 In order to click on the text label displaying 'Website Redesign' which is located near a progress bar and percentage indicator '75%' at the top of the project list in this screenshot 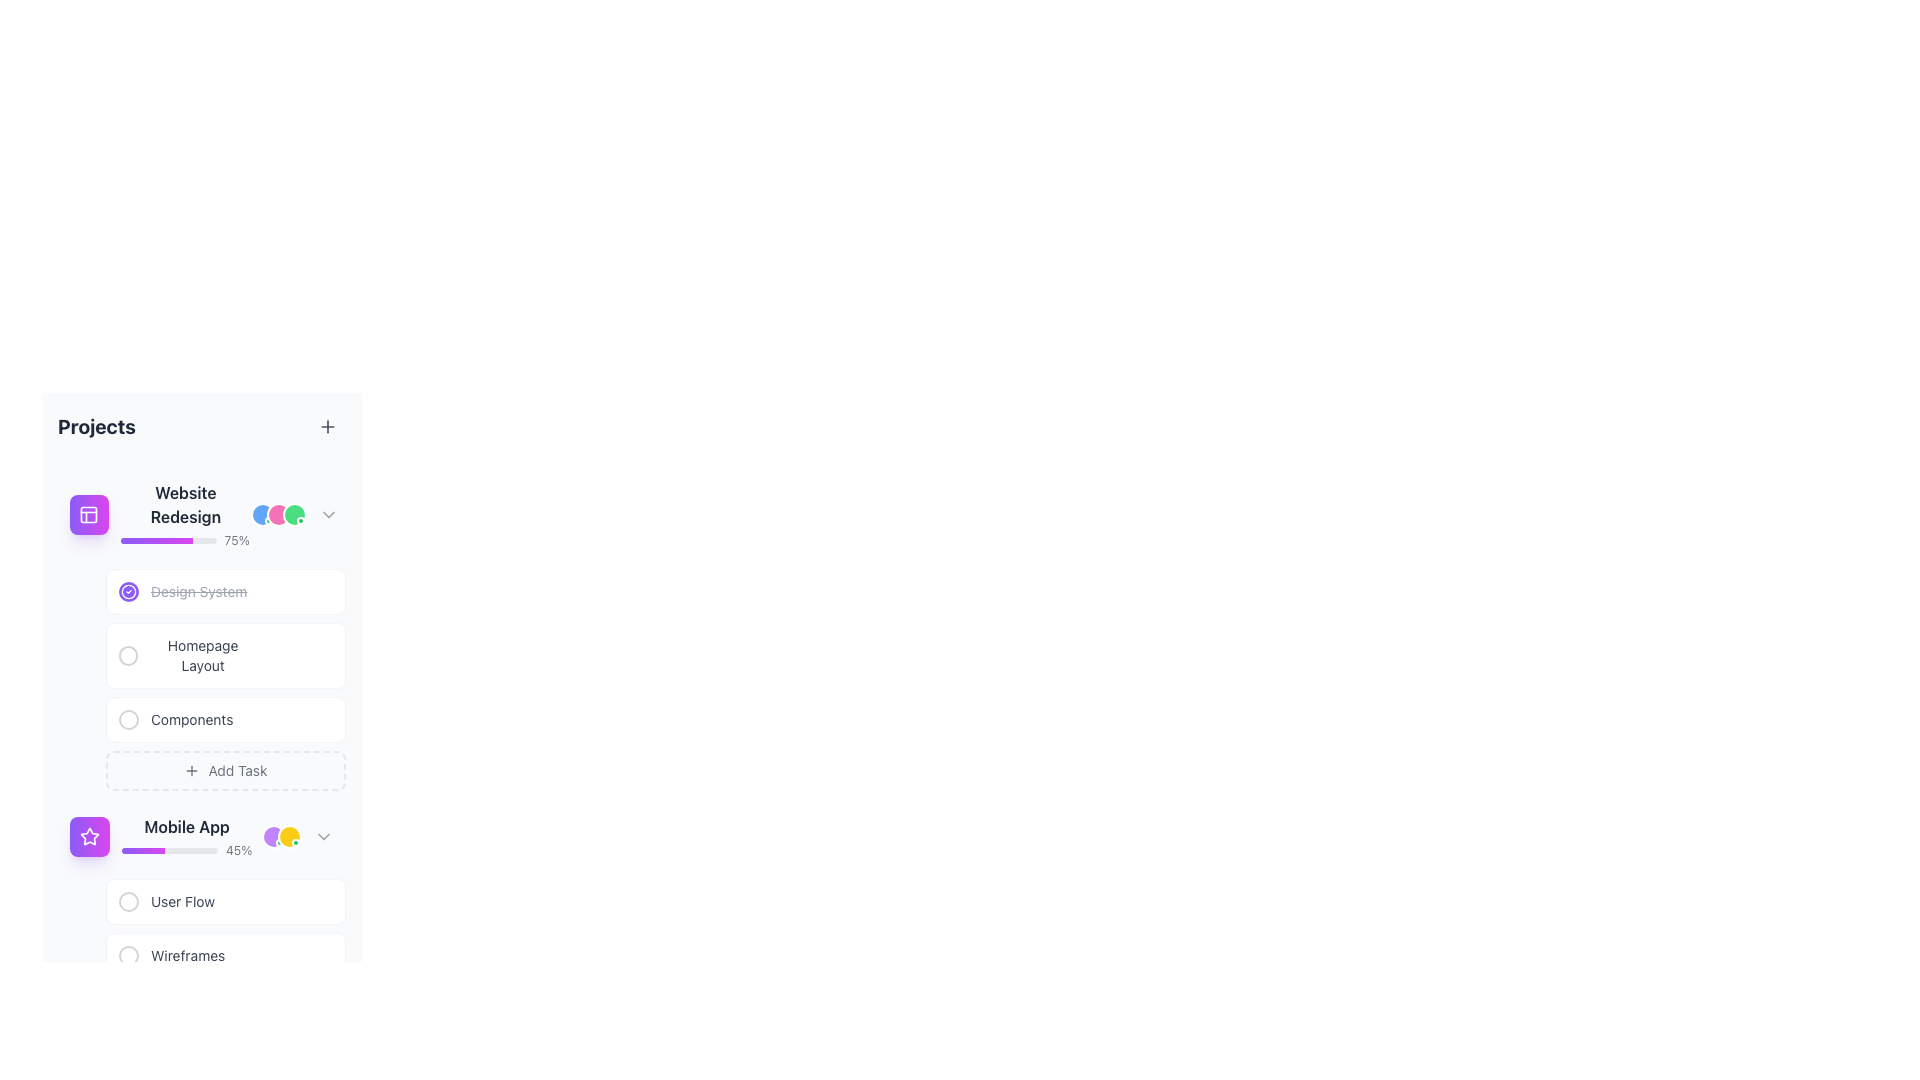, I will do `click(160, 514)`.